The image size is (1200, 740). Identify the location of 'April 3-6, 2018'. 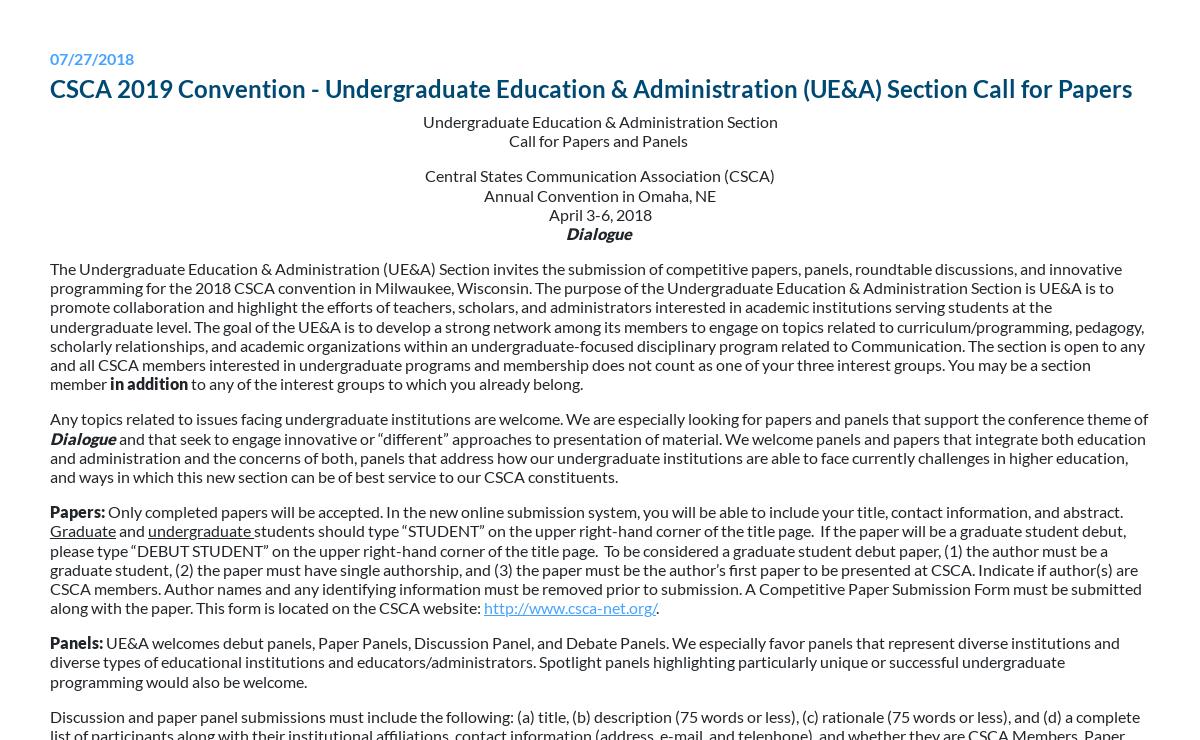
(598, 212).